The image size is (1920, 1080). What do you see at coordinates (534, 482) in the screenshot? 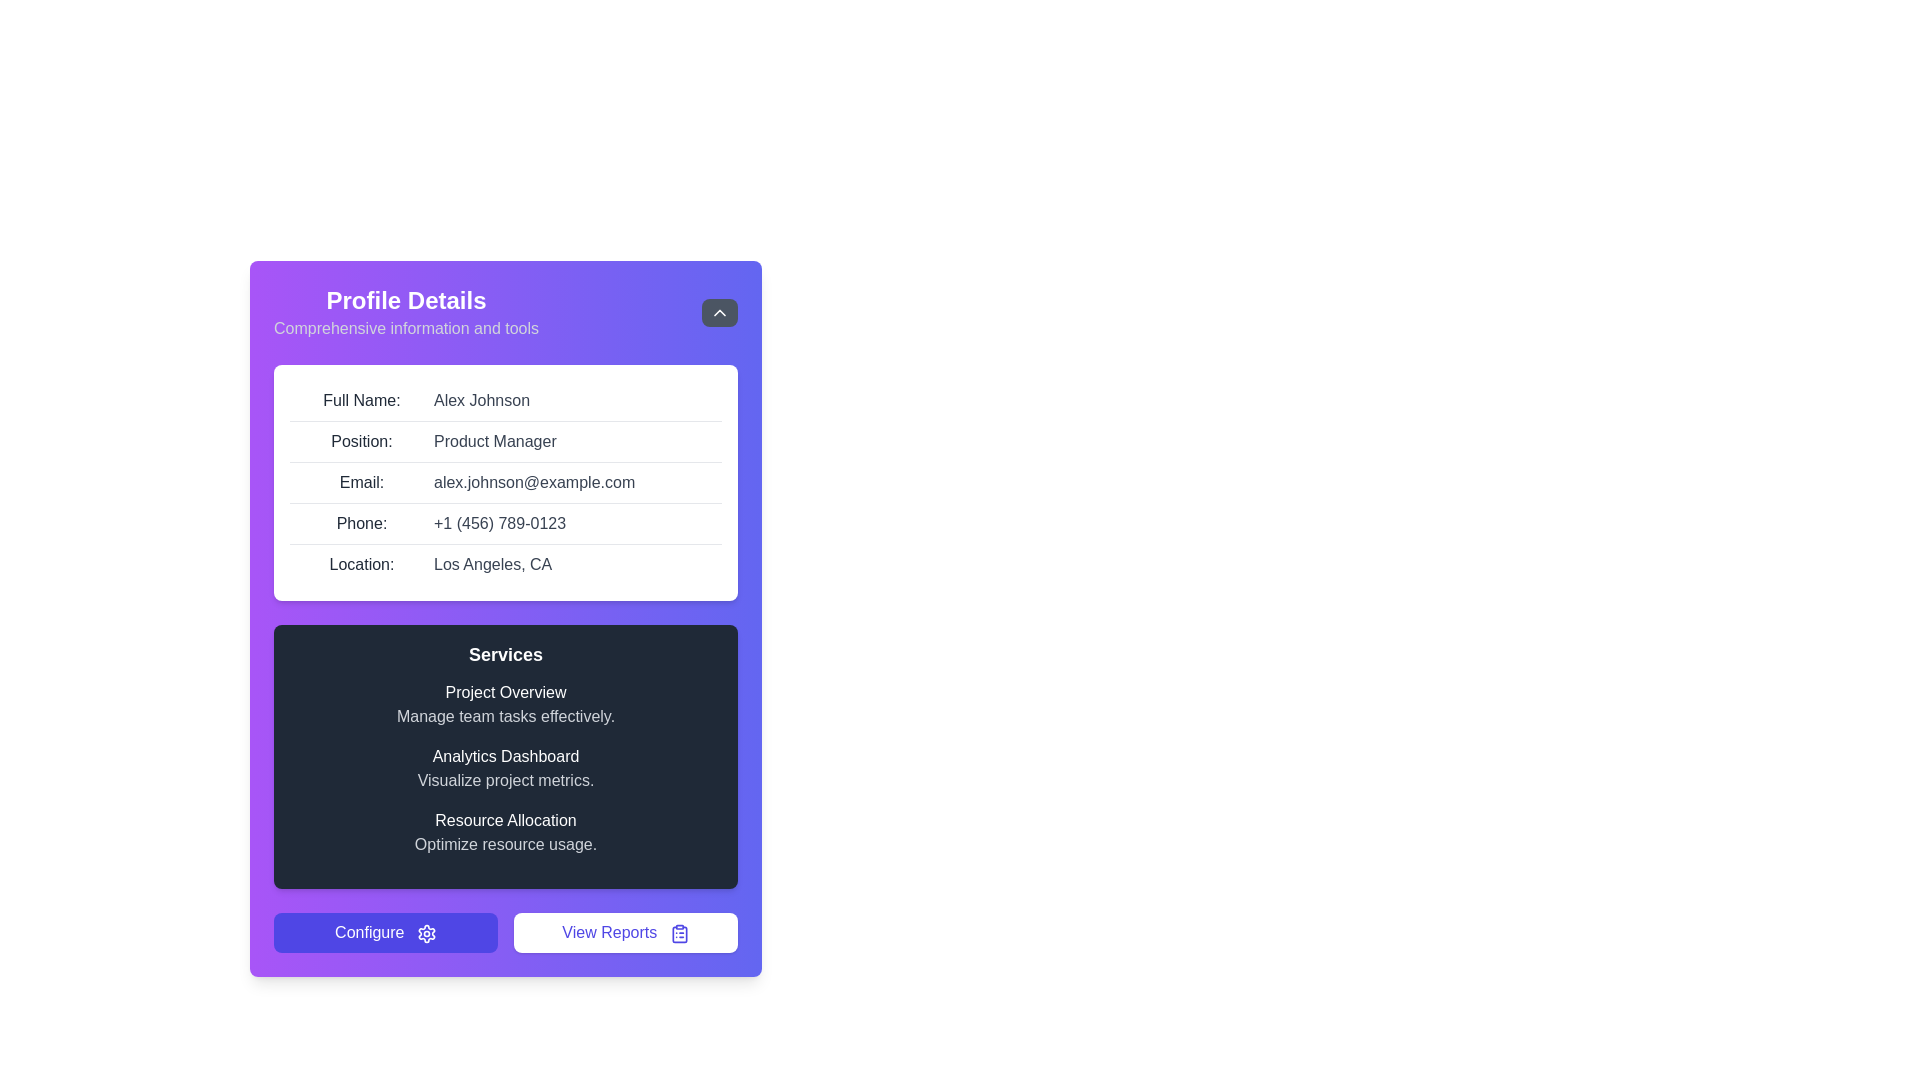
I see `text label displaying the email address 'alex.johnson@example.com', which is styled with a gray font color and located in the central part of the profile details section` at bounding box center [534, 482].